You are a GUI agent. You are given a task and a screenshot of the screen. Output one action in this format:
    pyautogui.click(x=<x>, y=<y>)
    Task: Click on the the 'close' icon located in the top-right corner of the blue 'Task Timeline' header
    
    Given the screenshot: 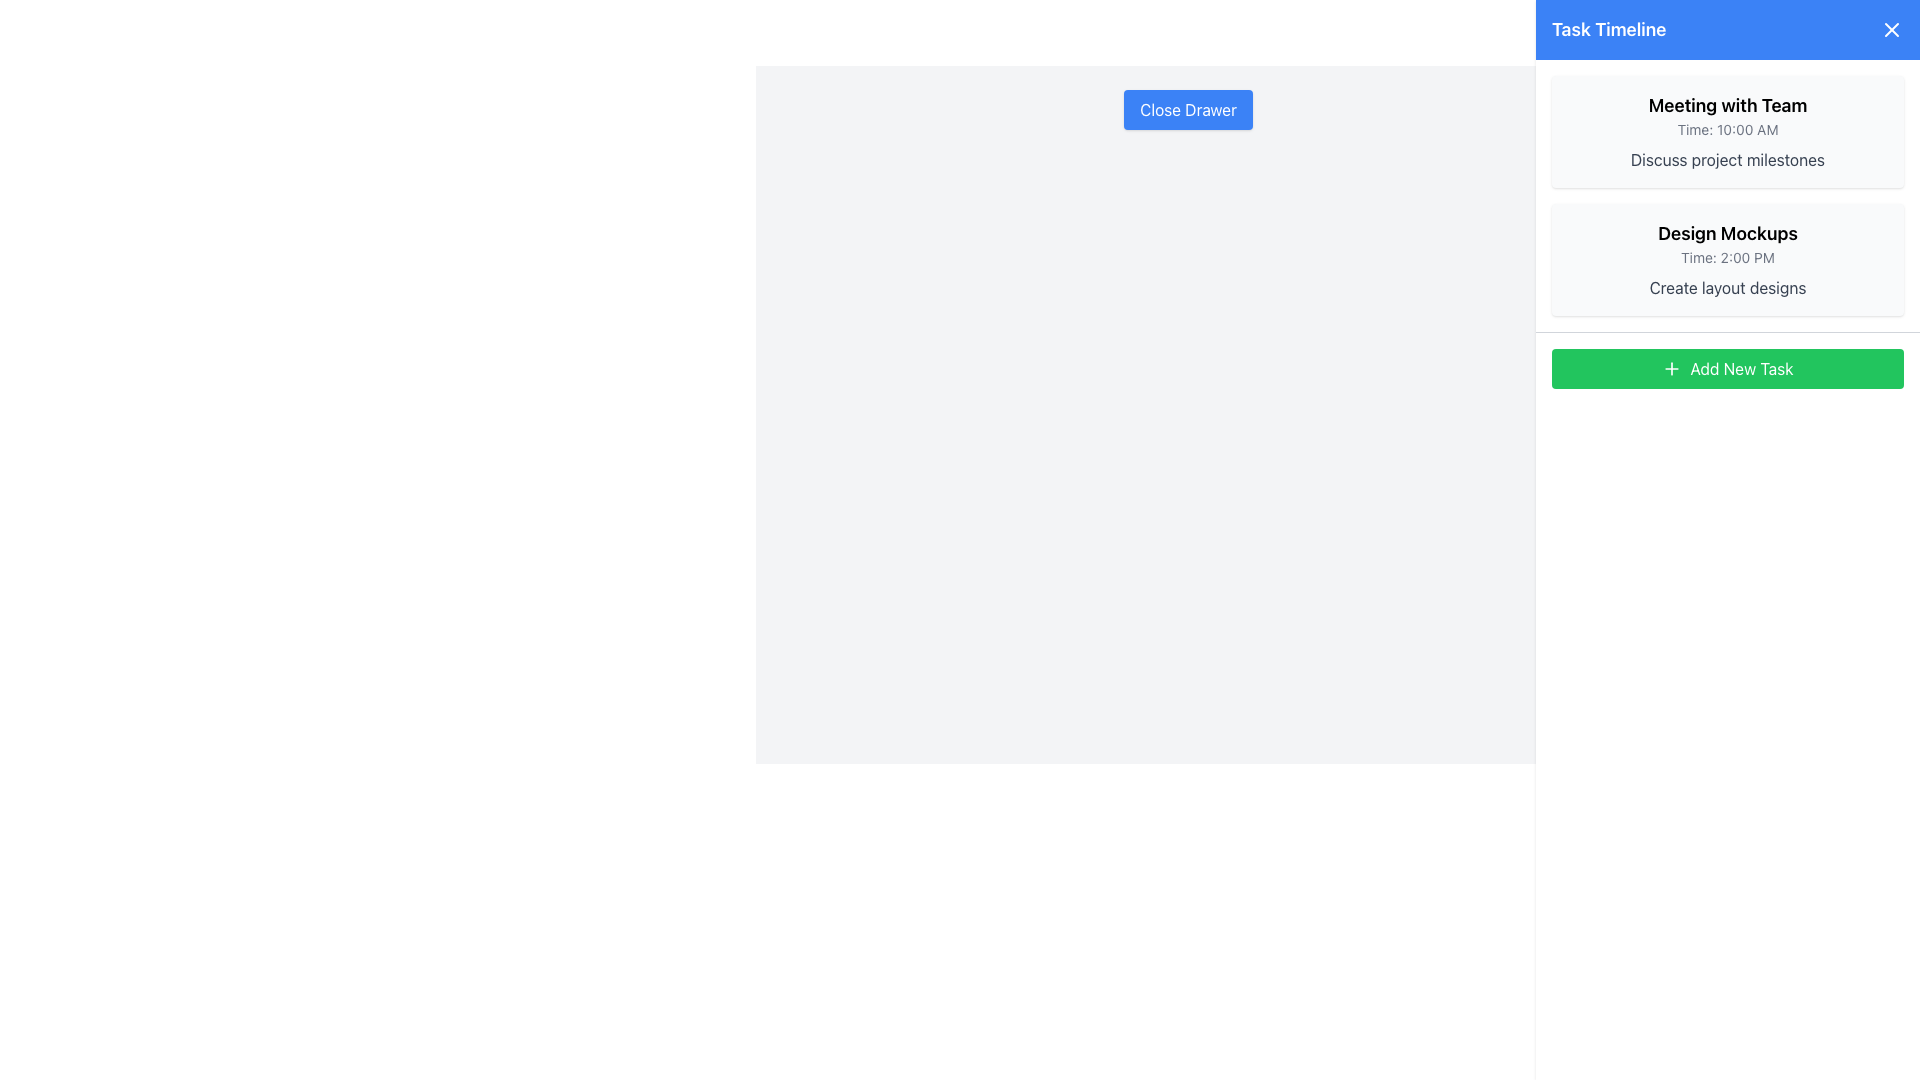 What is the action you would take?
    pyautogui.click(x=1890, y=30)
    